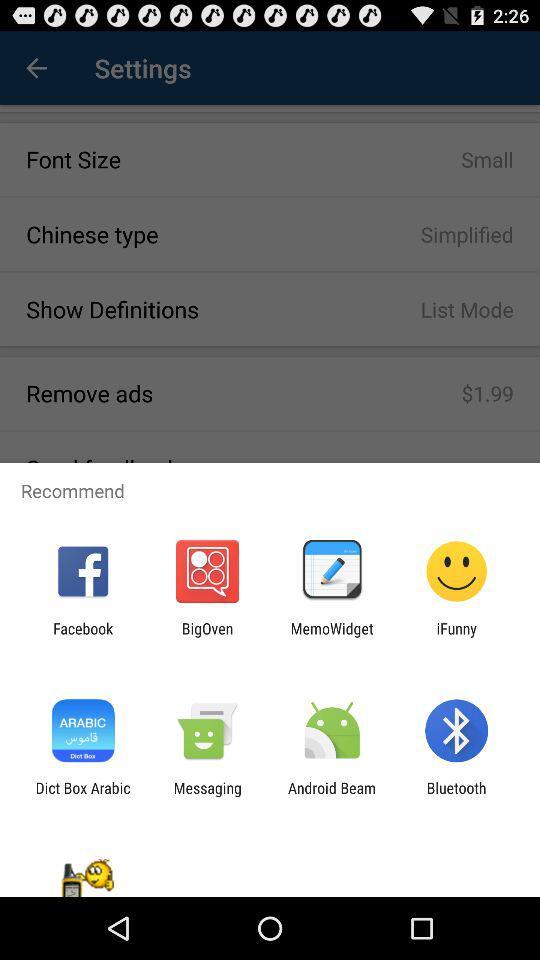  Describe the element at coordinates (456, 796) in the screenshot. I see `the item to the right of the android beam item` at that location.